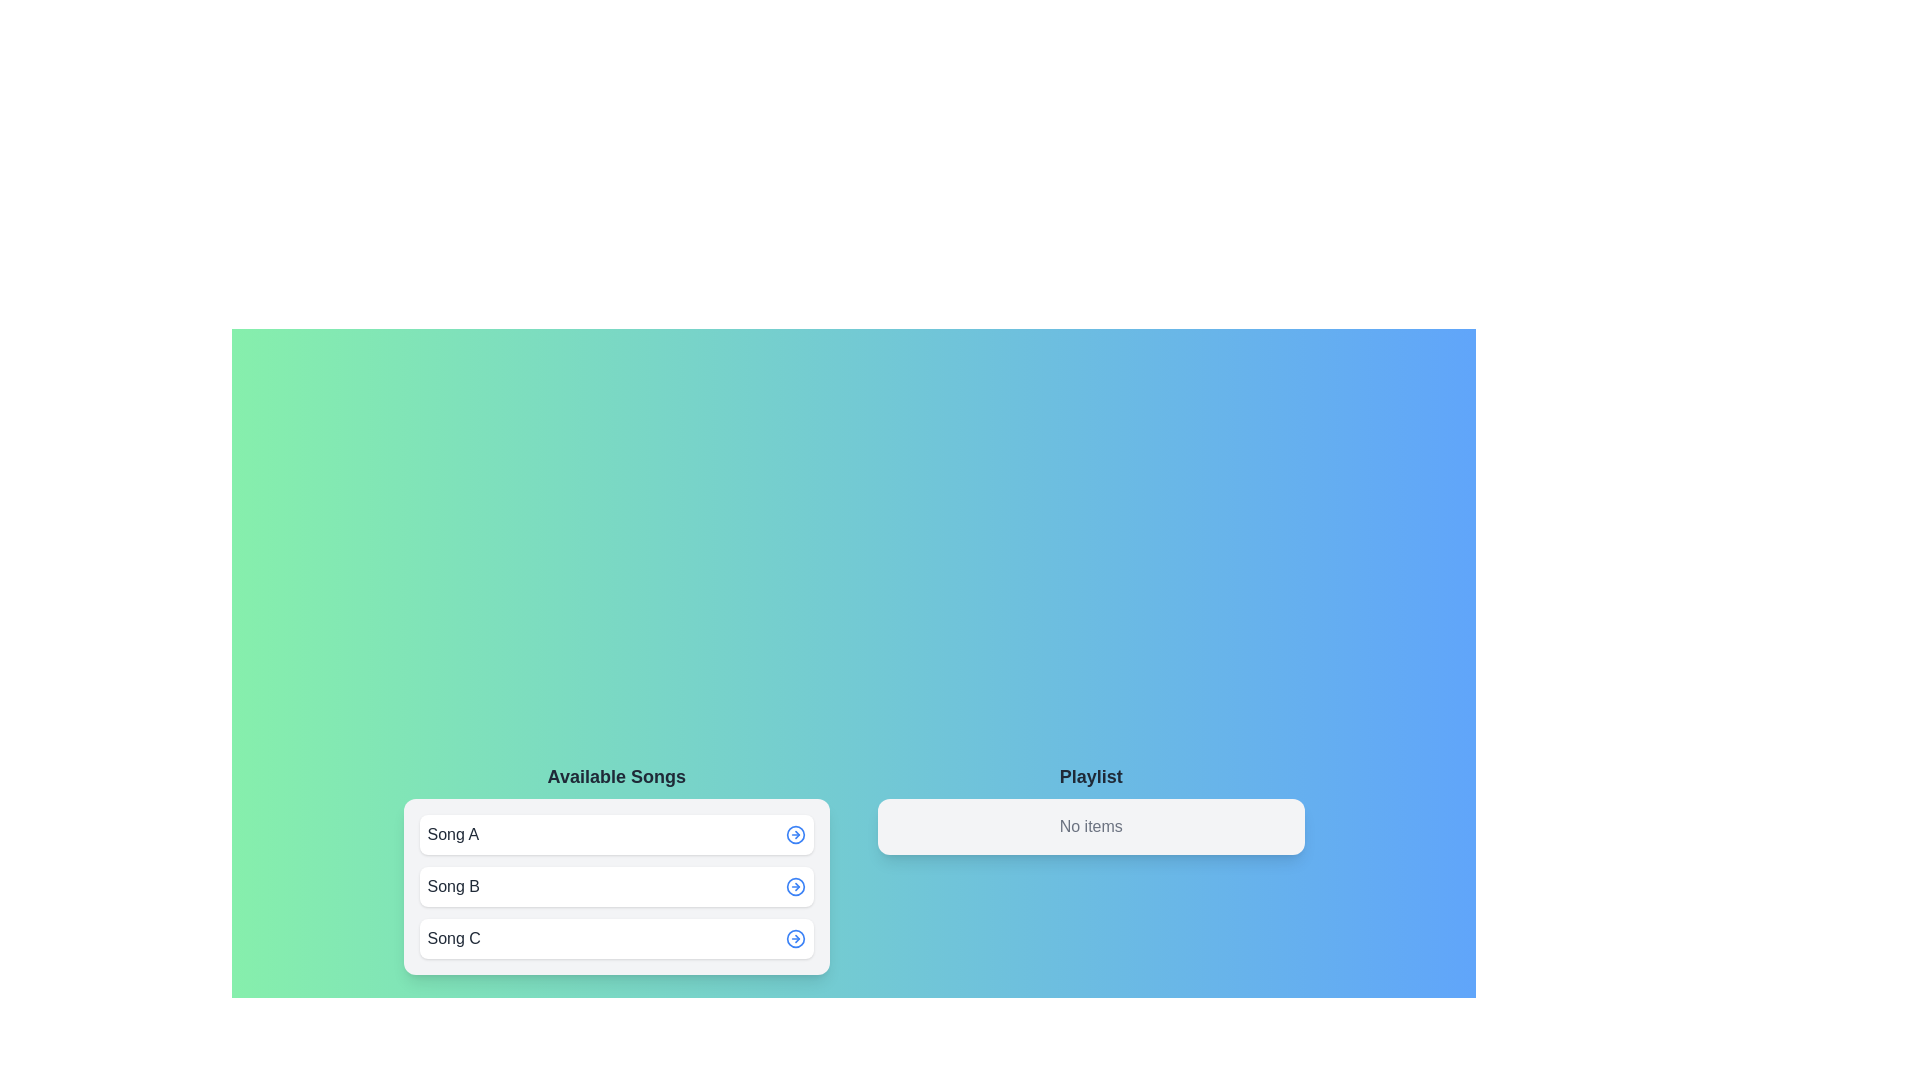  What do you see at coordinates (795, 938) in the screenshot?
I see `arrow button next to the song Song C in the 'Available Songs' list to transfer it to the 'Playlist'` at bounding box center [795, 938].